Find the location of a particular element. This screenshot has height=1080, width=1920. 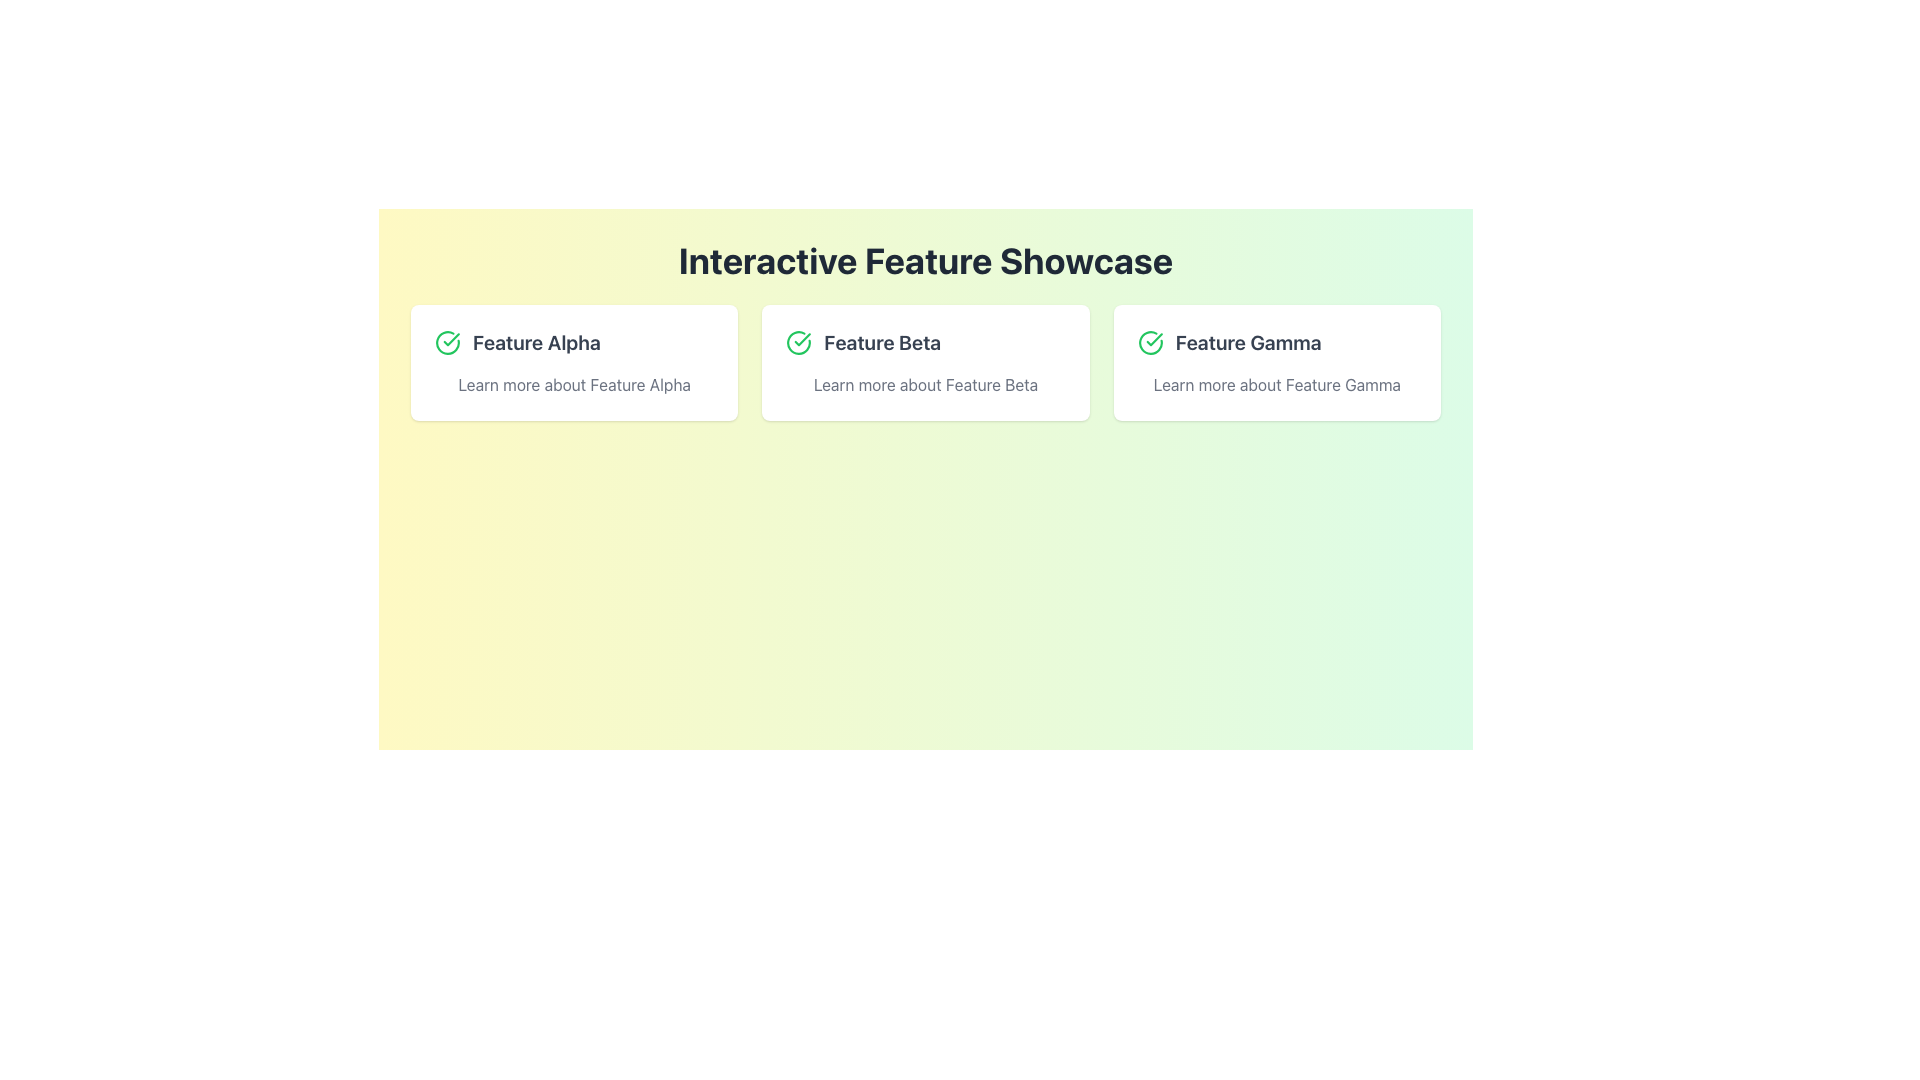

the green circular icon with a checkmark, which indicates a completed state, positioned to the left of the text 'Feature Alpha' is located at coordinates (446, 342).